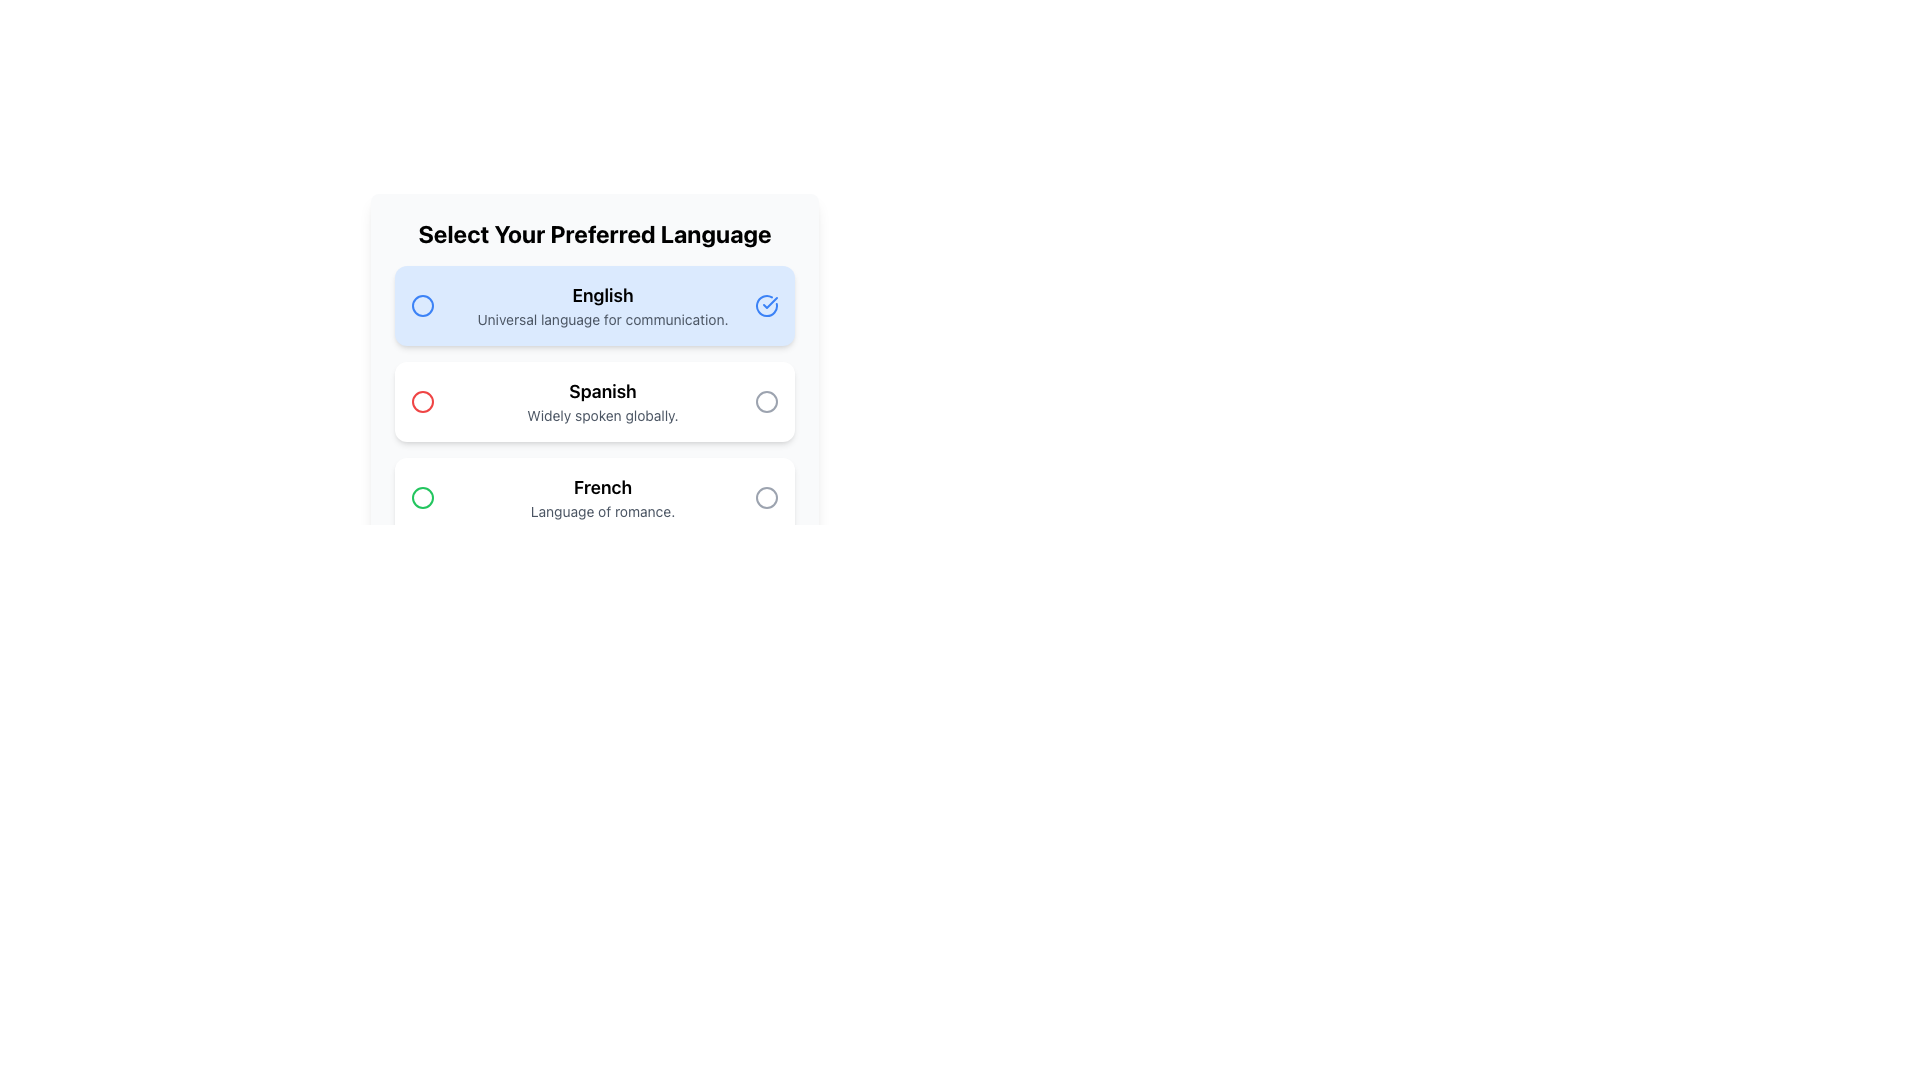  Describe the element at coordinates (602, 496) in the screenshot. I see `the text block that labels the language option 'French', which is located in the third position of the vertical list of language preferences, situated below 'Spanish'` at that location.